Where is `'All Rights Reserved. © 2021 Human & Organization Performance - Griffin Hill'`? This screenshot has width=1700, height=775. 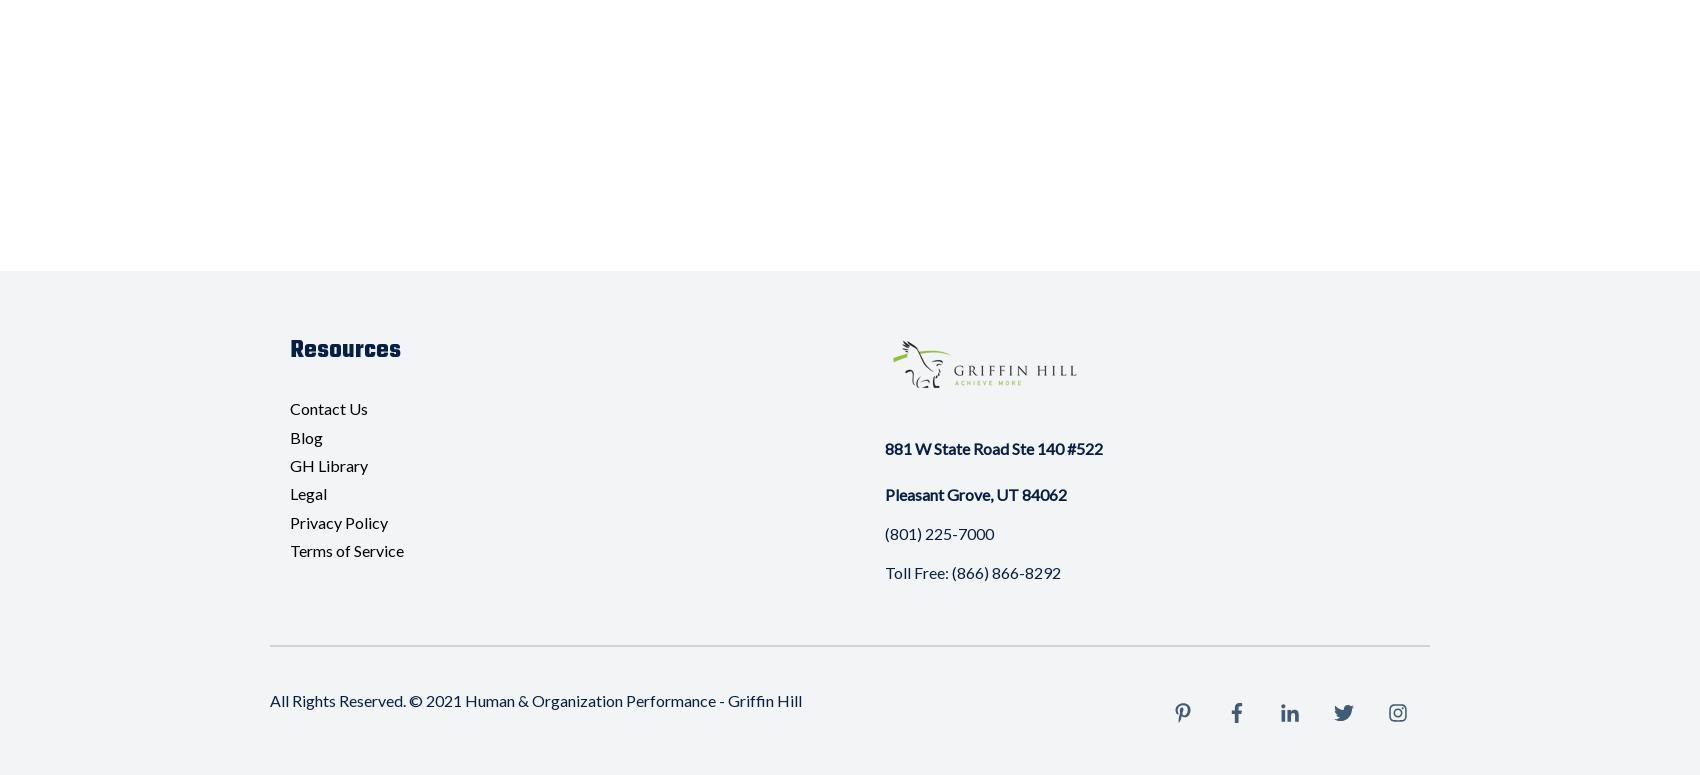
'All Rights Reserved. © 2021 Human & Organization Performance - Griffin Hill' is located at coordinates (535, 699).